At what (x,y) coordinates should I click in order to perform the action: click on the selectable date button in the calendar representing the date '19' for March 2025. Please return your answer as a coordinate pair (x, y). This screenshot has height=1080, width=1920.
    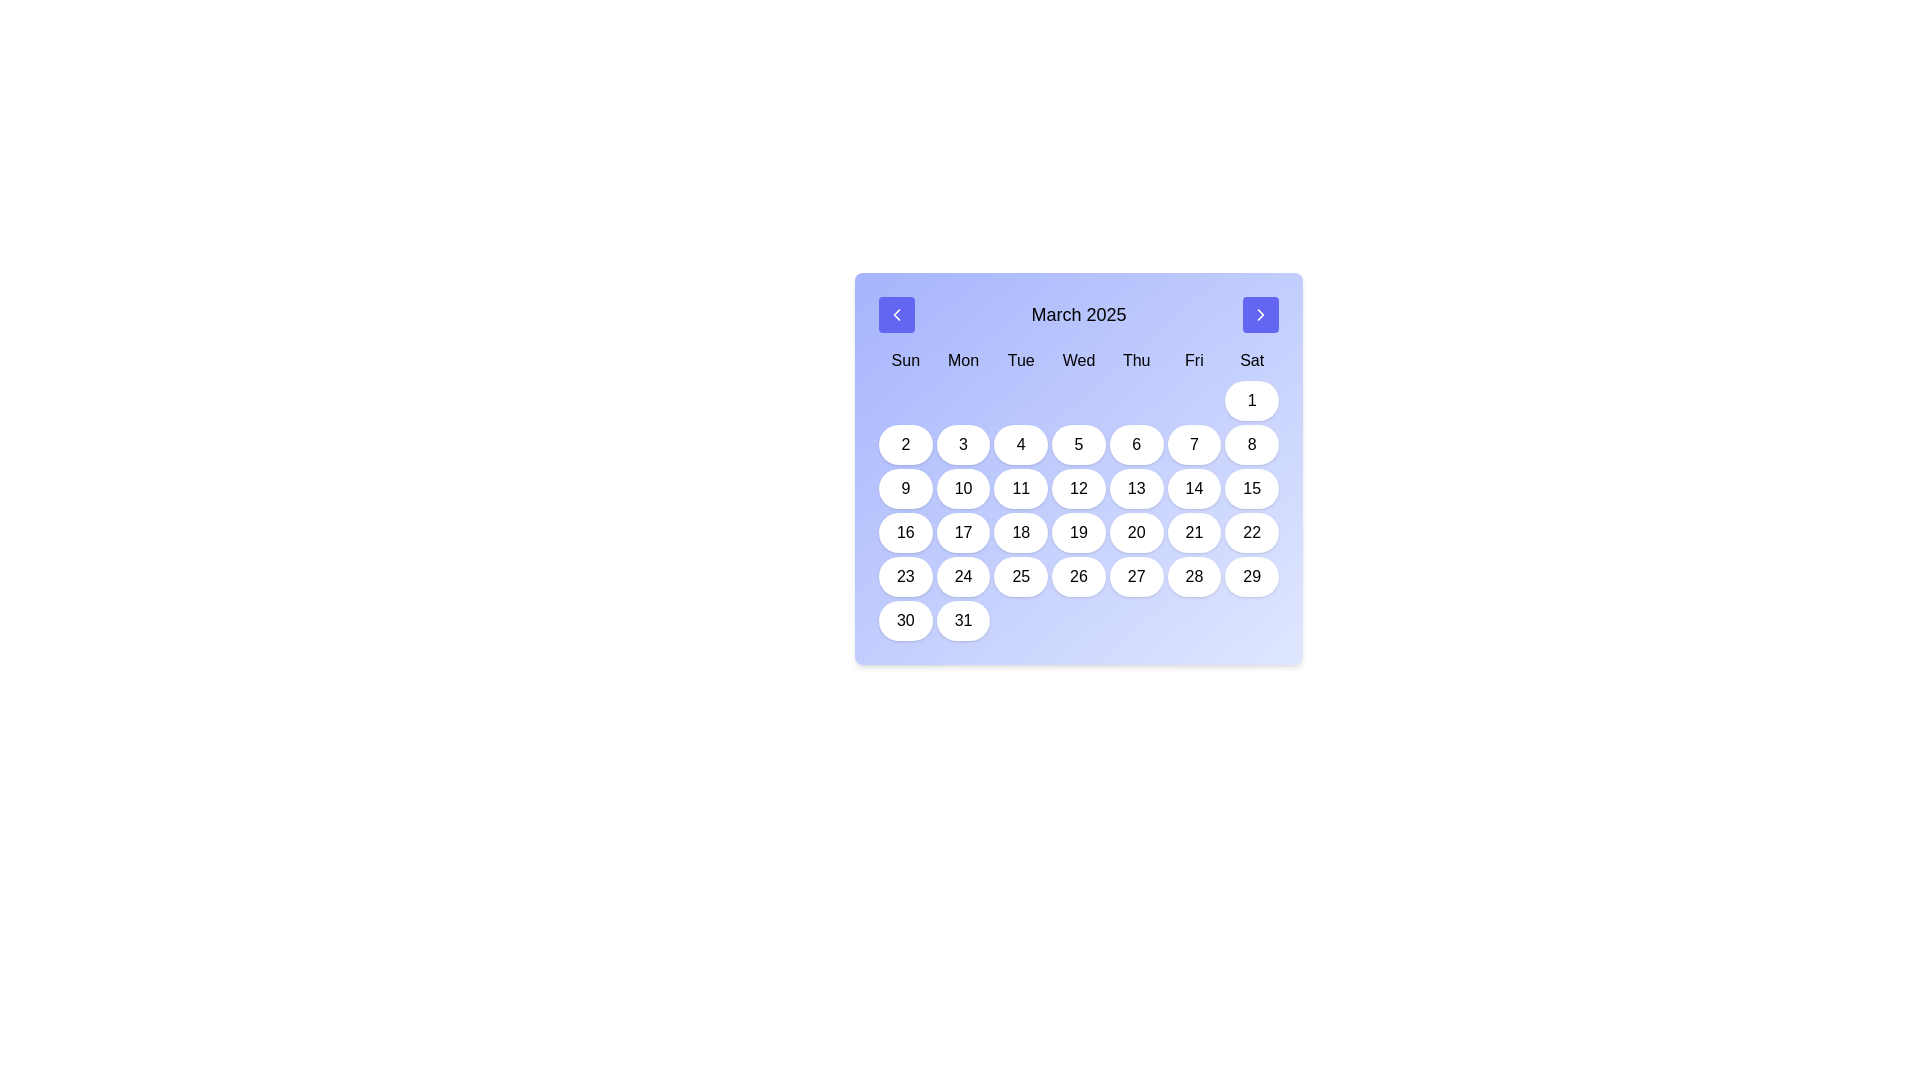
    Looking at the image, I should click on (1078, 531).